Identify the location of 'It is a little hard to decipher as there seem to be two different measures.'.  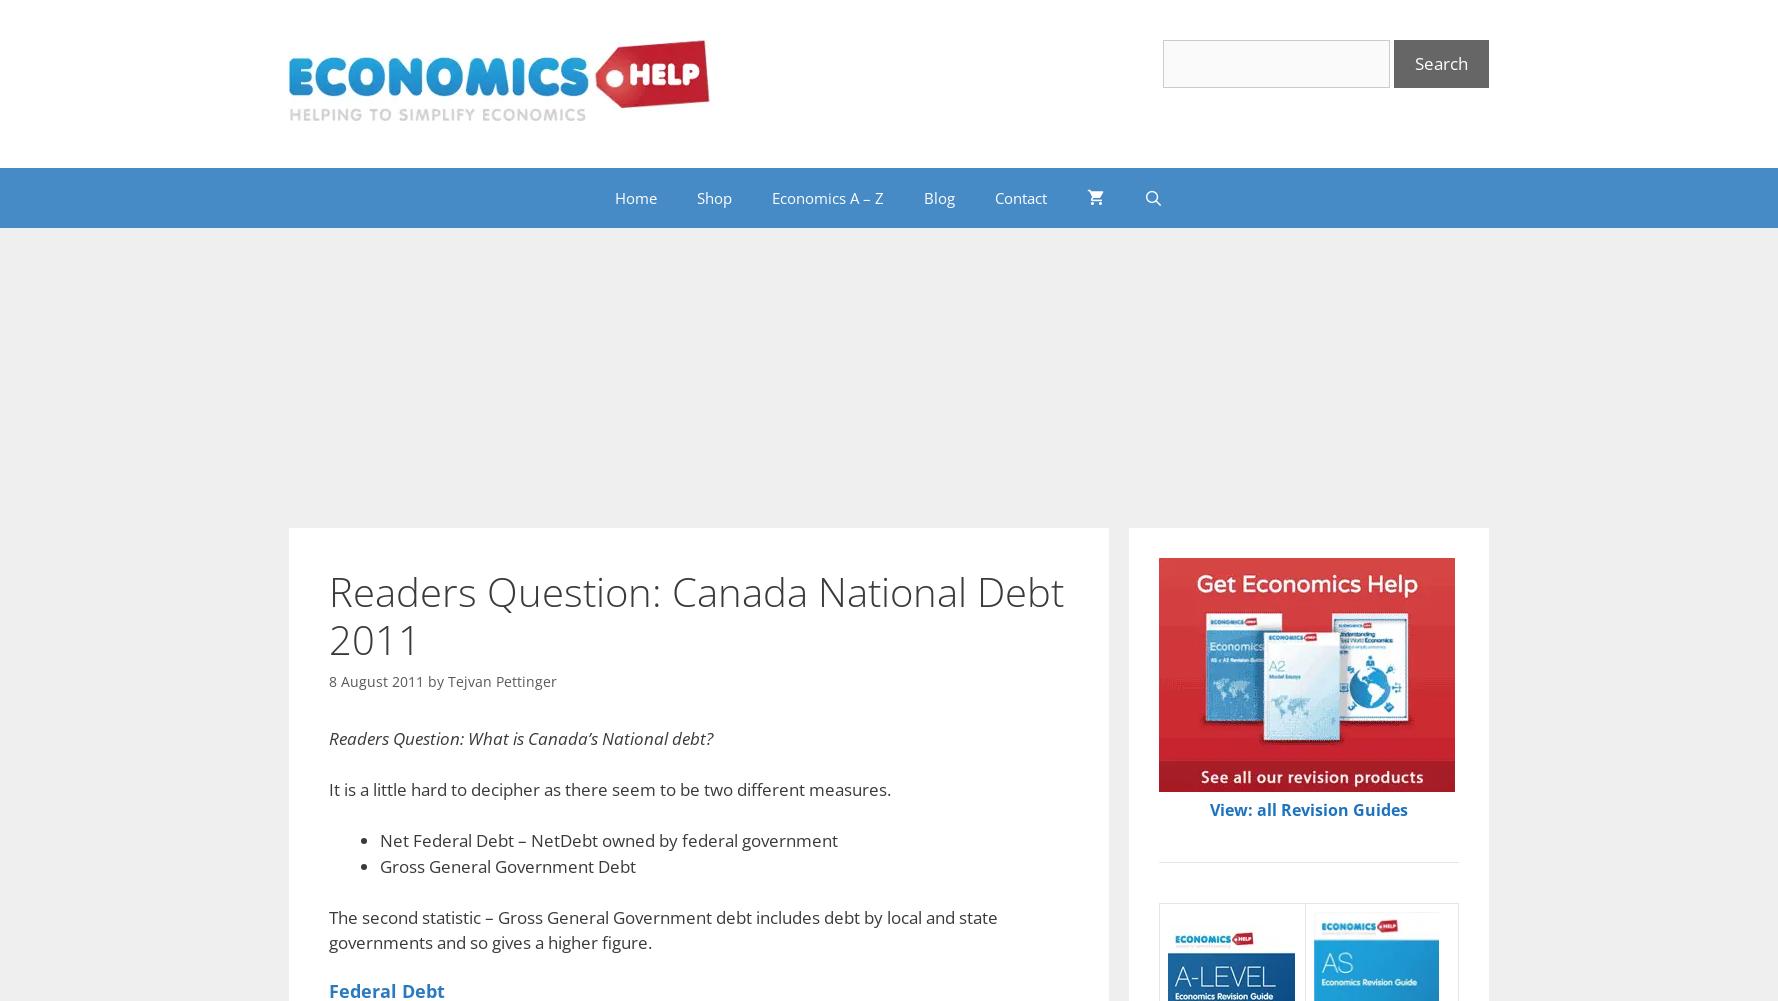
(609, 788).